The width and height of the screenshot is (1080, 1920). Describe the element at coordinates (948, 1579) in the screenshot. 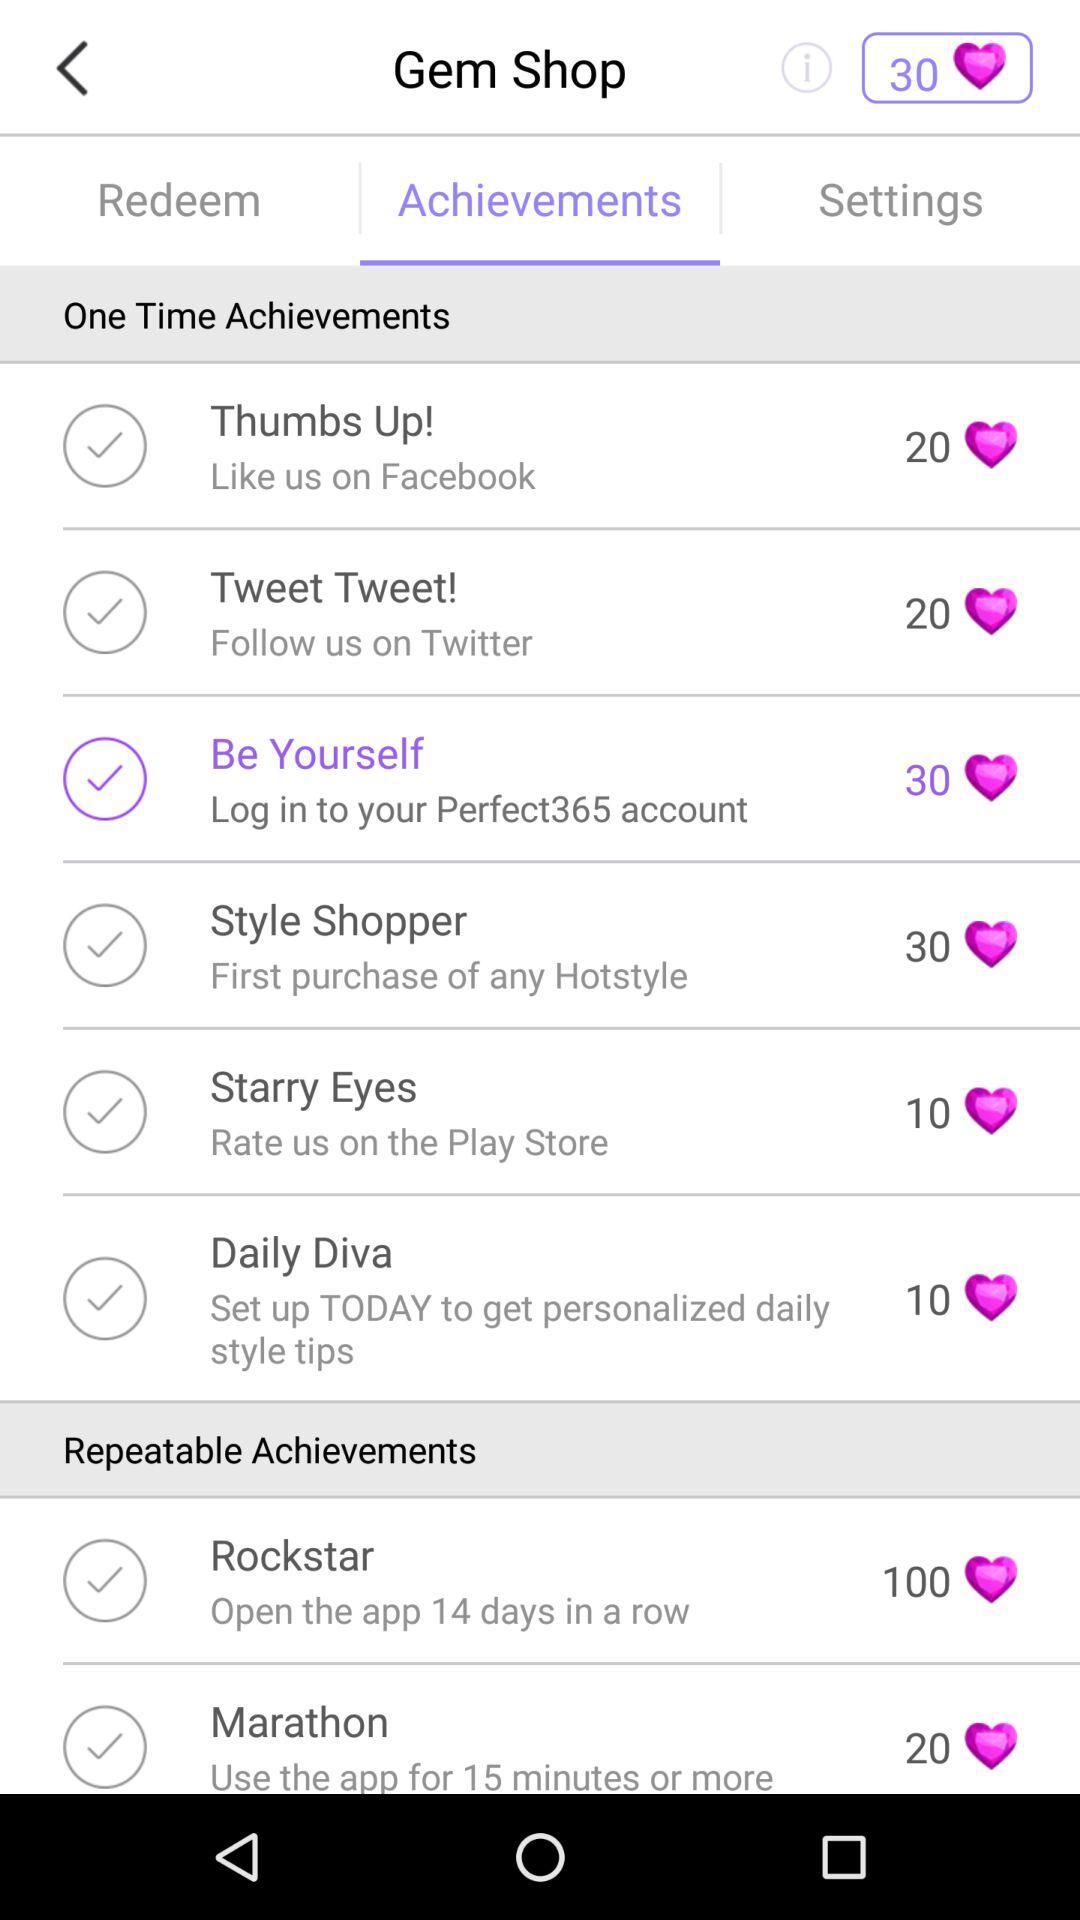

I see `the item next to the open the app item` at that location.